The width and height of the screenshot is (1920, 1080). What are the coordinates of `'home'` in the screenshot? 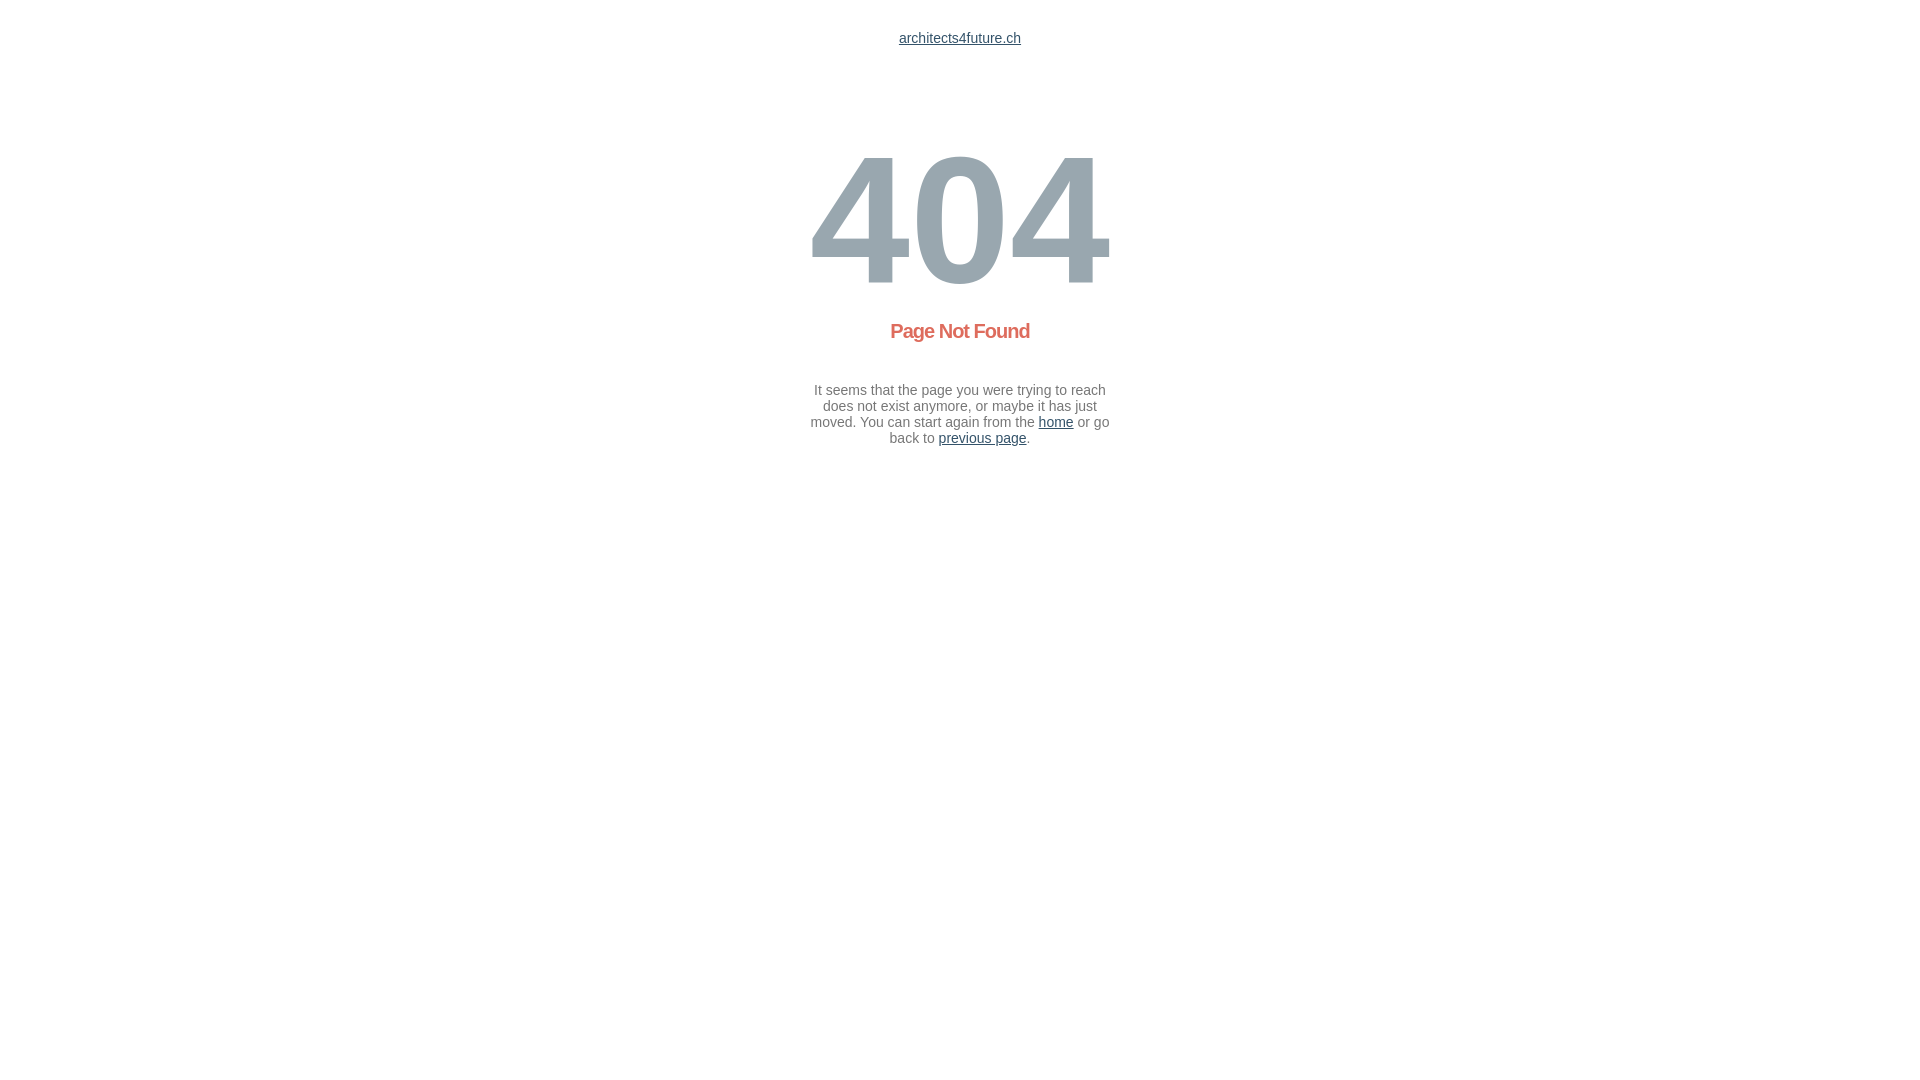 It's located at (1055, 420).